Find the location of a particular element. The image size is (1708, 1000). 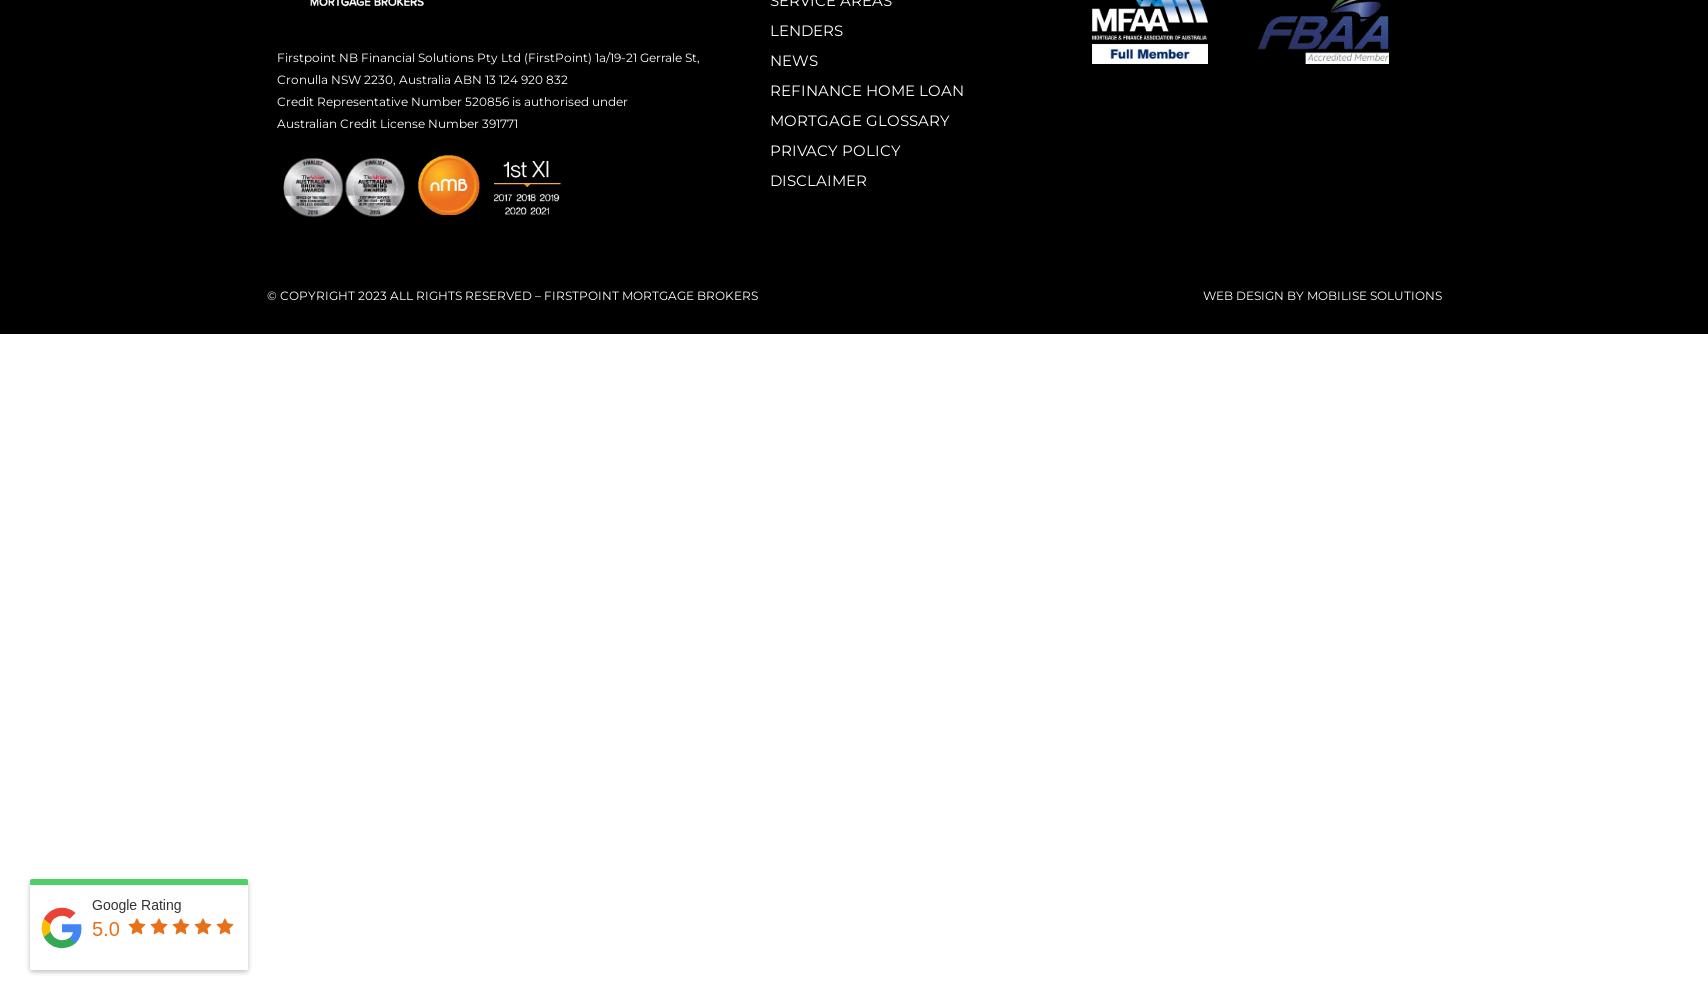

'Mobilise Solutions' is located at coordinates (1373, 294).